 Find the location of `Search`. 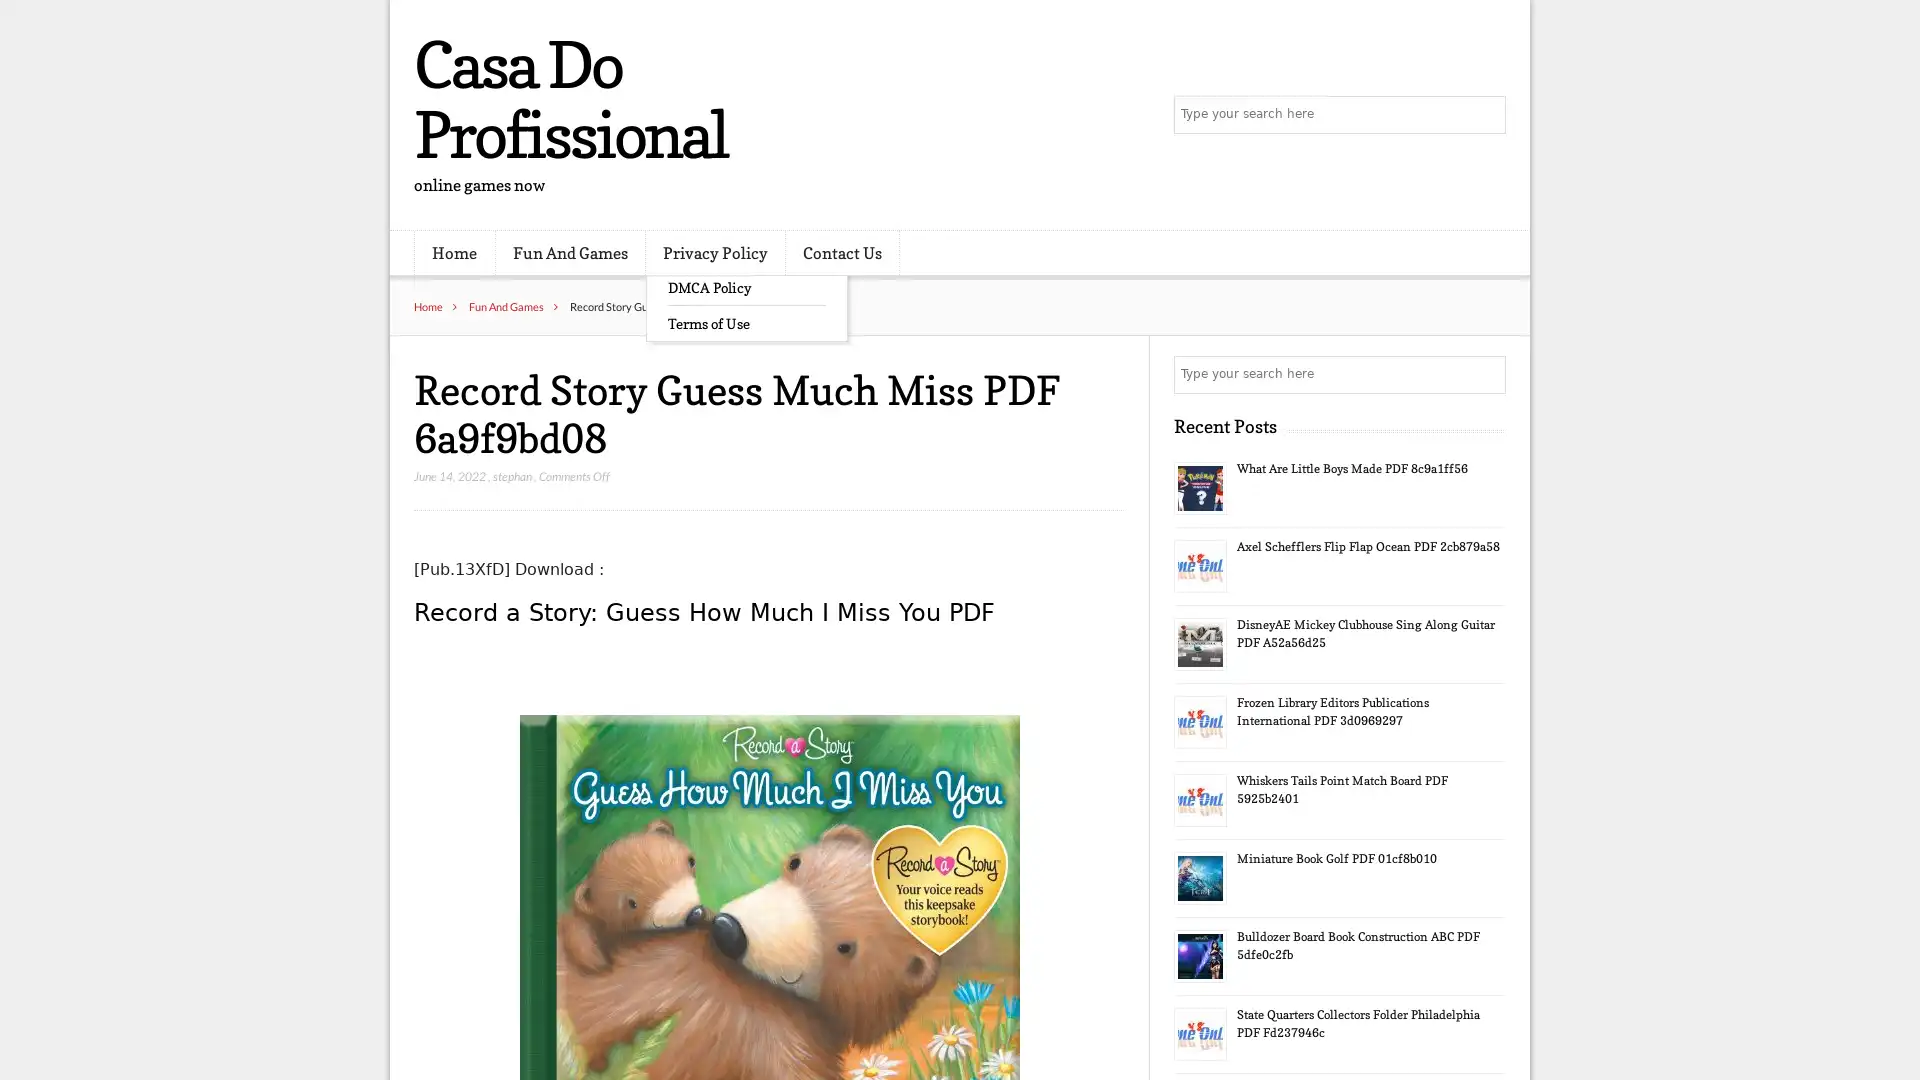

Search is located at coordinates (1485, 374).